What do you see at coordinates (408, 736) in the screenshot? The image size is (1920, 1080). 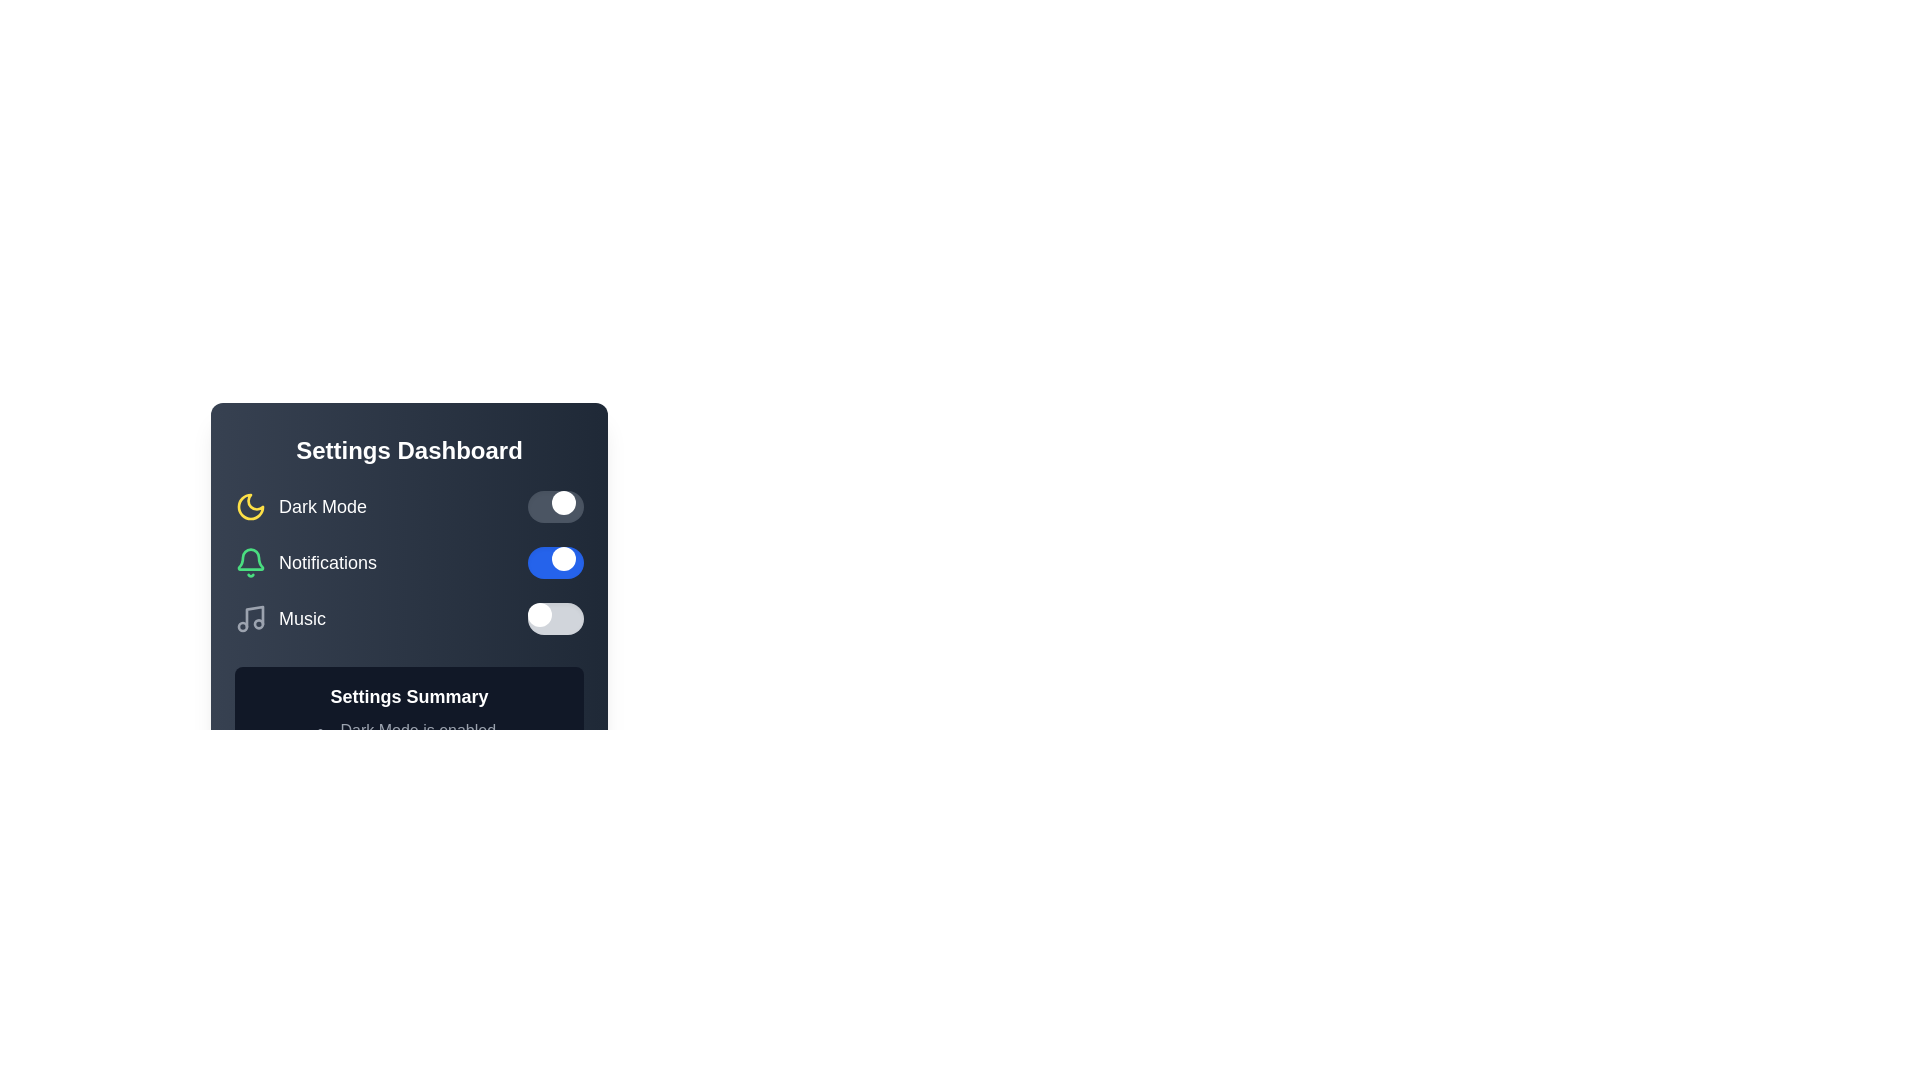 I see `the static informational panel labeled 'Settings Summary' that contains details about current settings, located at the bottom of the 'Settings Dashboard' card` at bounding box center [408, 736].